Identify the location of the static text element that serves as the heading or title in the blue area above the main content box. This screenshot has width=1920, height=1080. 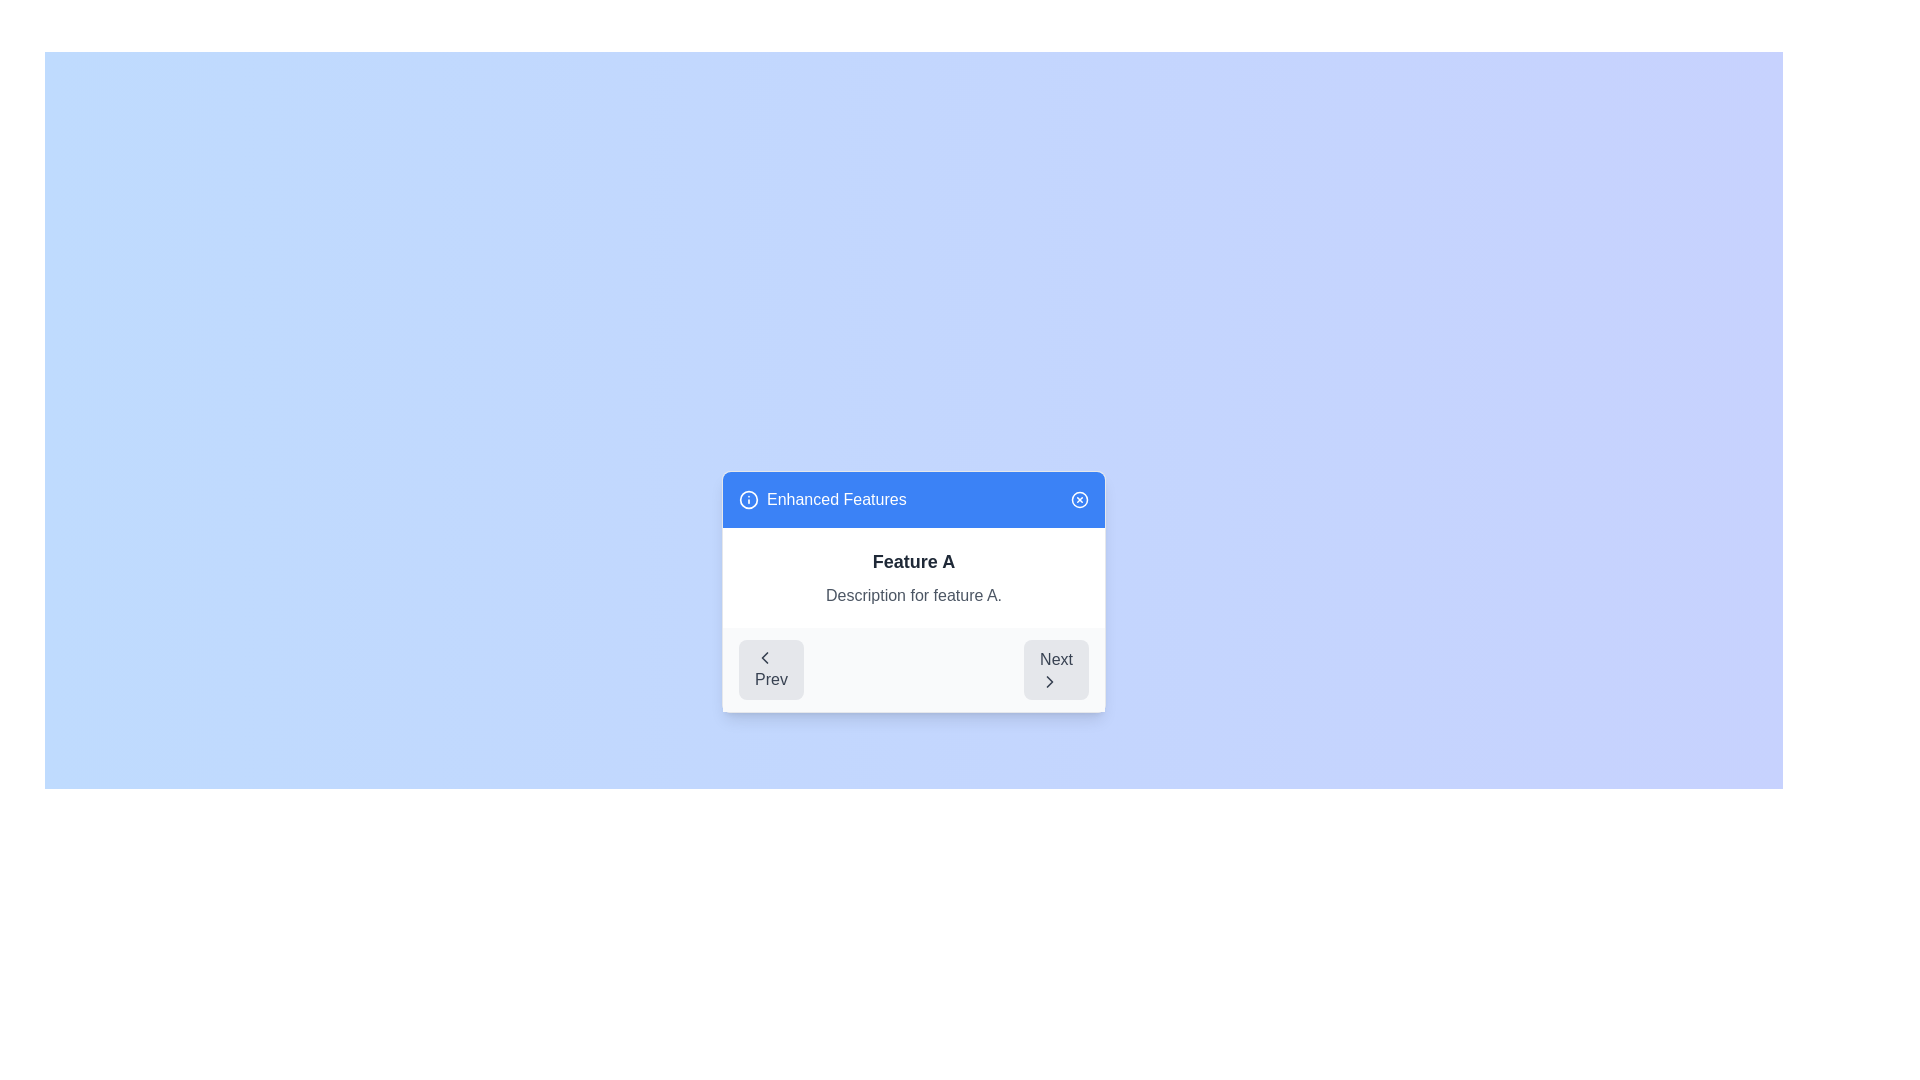
(836, 499).